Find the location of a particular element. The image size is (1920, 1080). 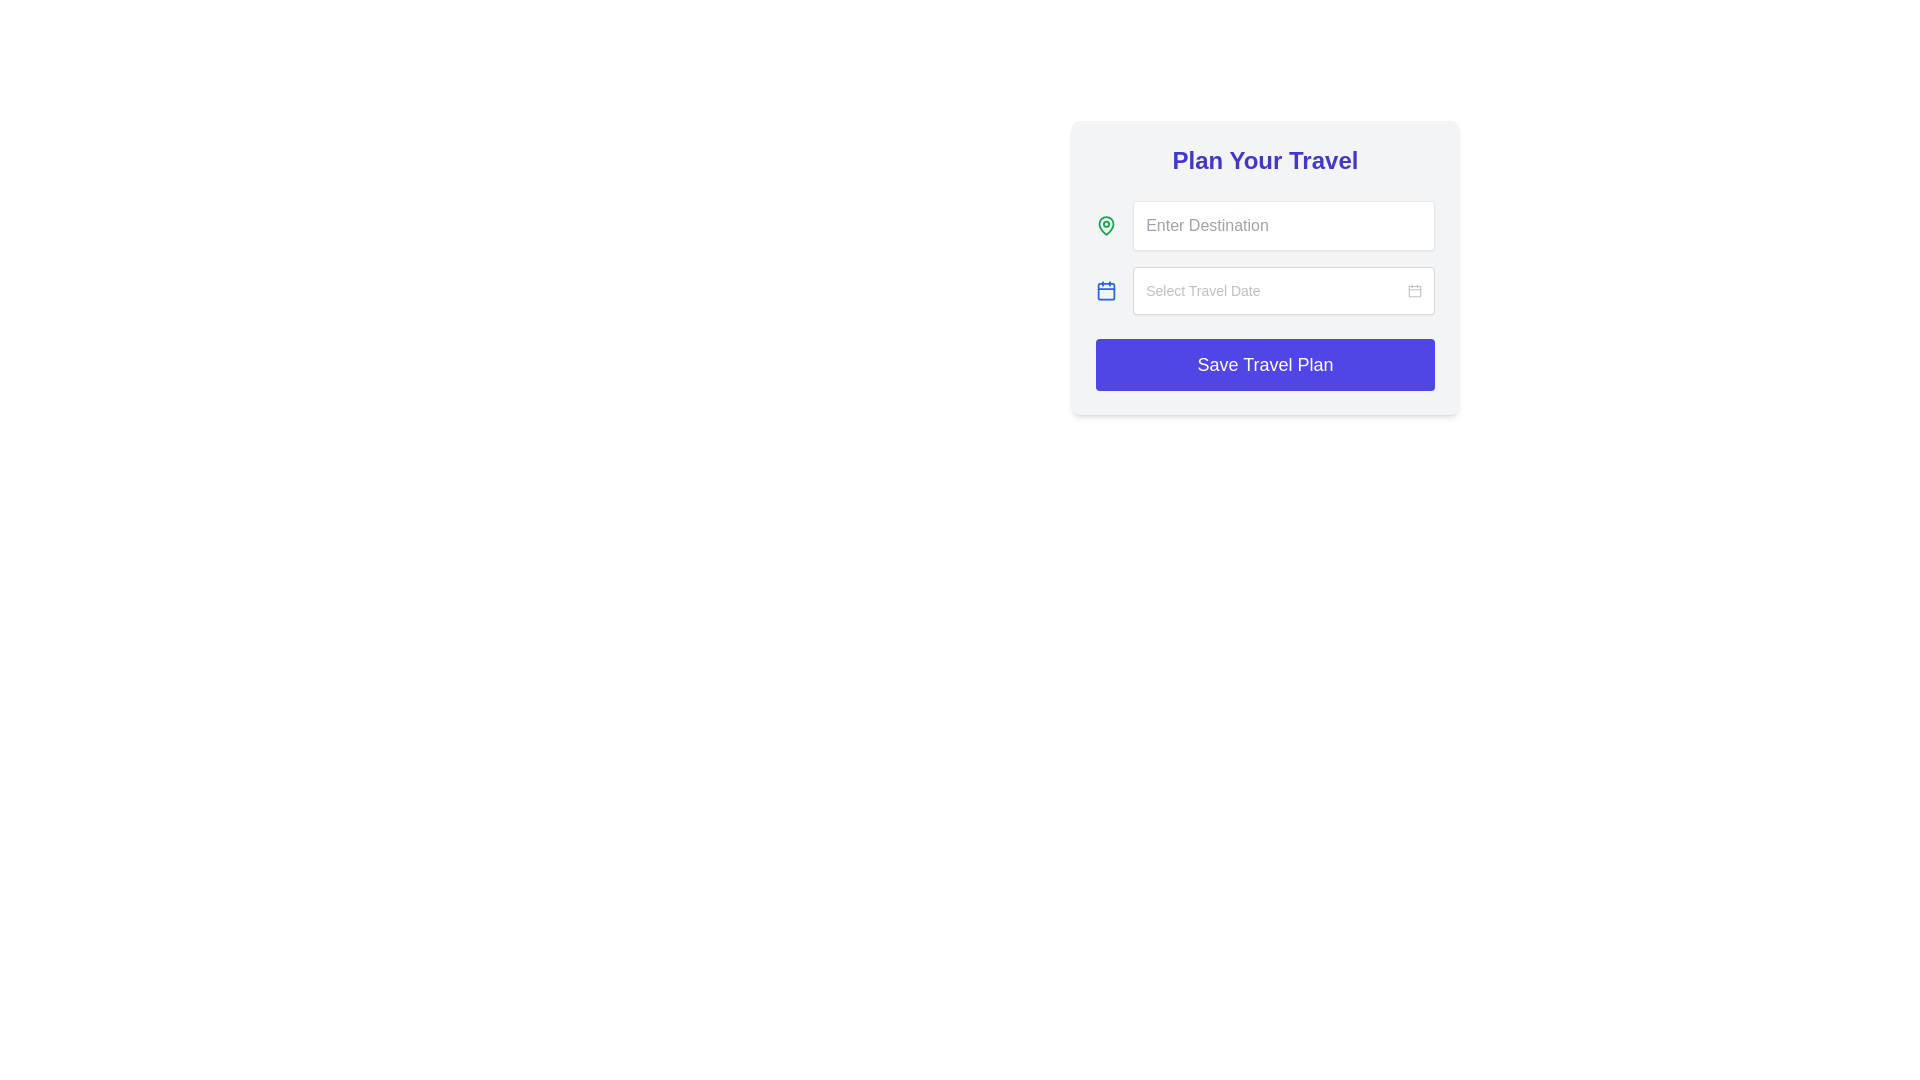

the calendar icon located to the left of the 'Select Travel Date' text input in the 'Plan Your Travel' form to invoke the date-picker is located at coordinates (1105, 290).